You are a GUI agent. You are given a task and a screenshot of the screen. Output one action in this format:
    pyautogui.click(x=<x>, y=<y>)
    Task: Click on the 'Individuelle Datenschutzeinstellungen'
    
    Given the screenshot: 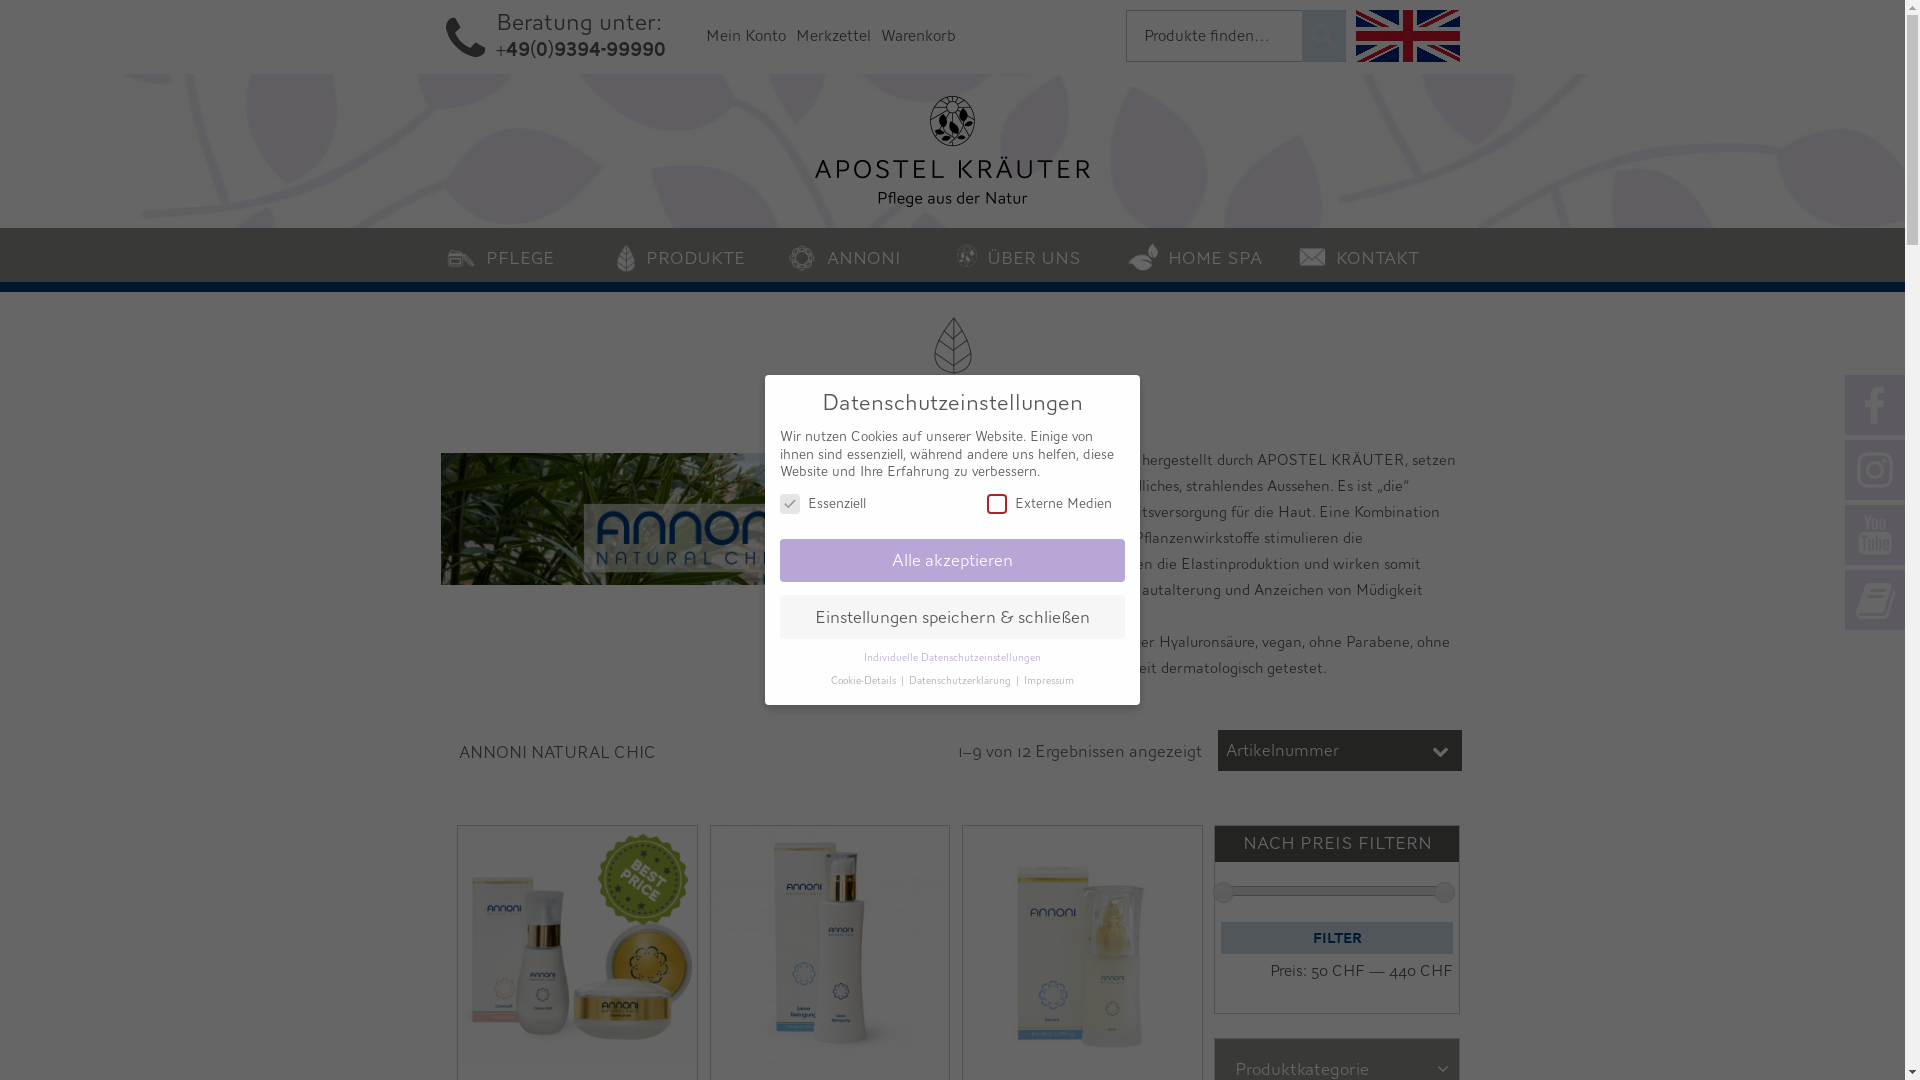 What is the action you would take?
    pyautogui.click(x=951, y=658)
    